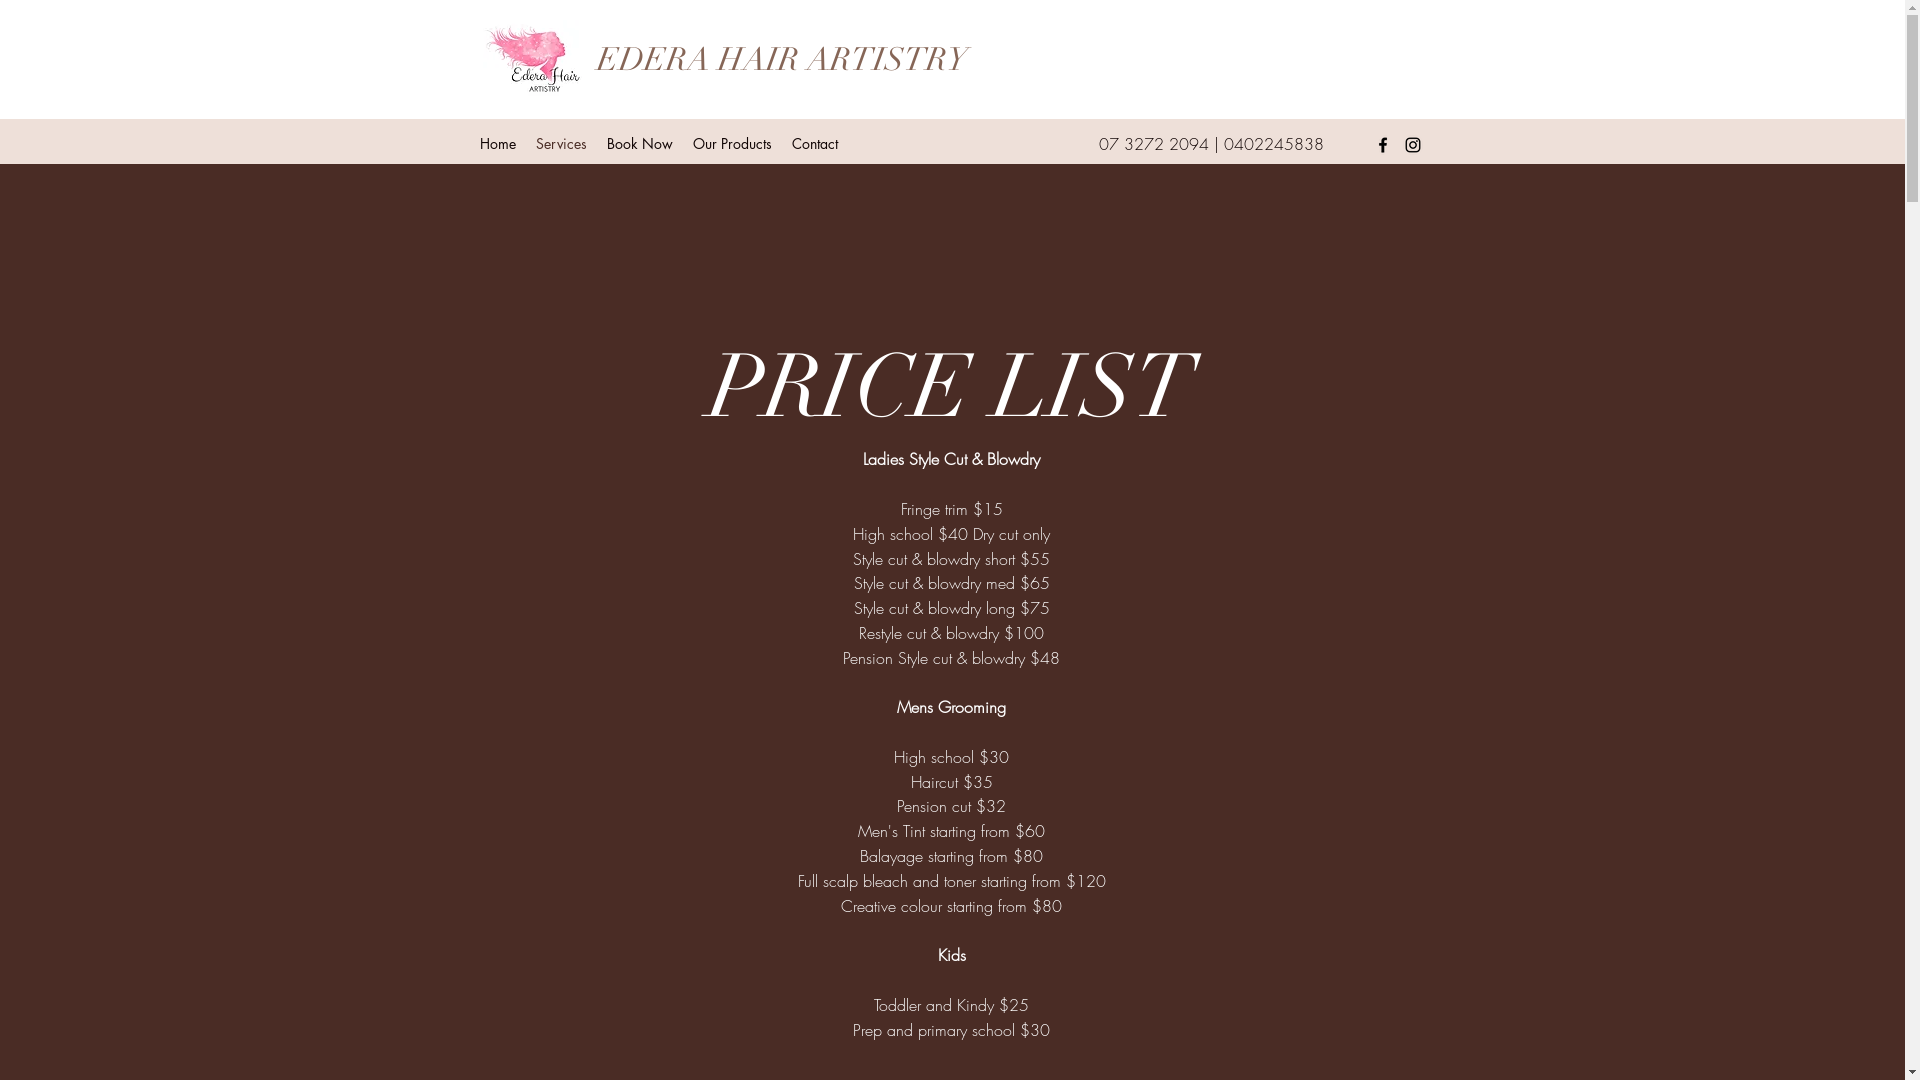 The height and width of the screenshot is (1080, 1920). Describe the element at coordinates (730, 142) in the screenshot. I see `'Our Products'` at that location.